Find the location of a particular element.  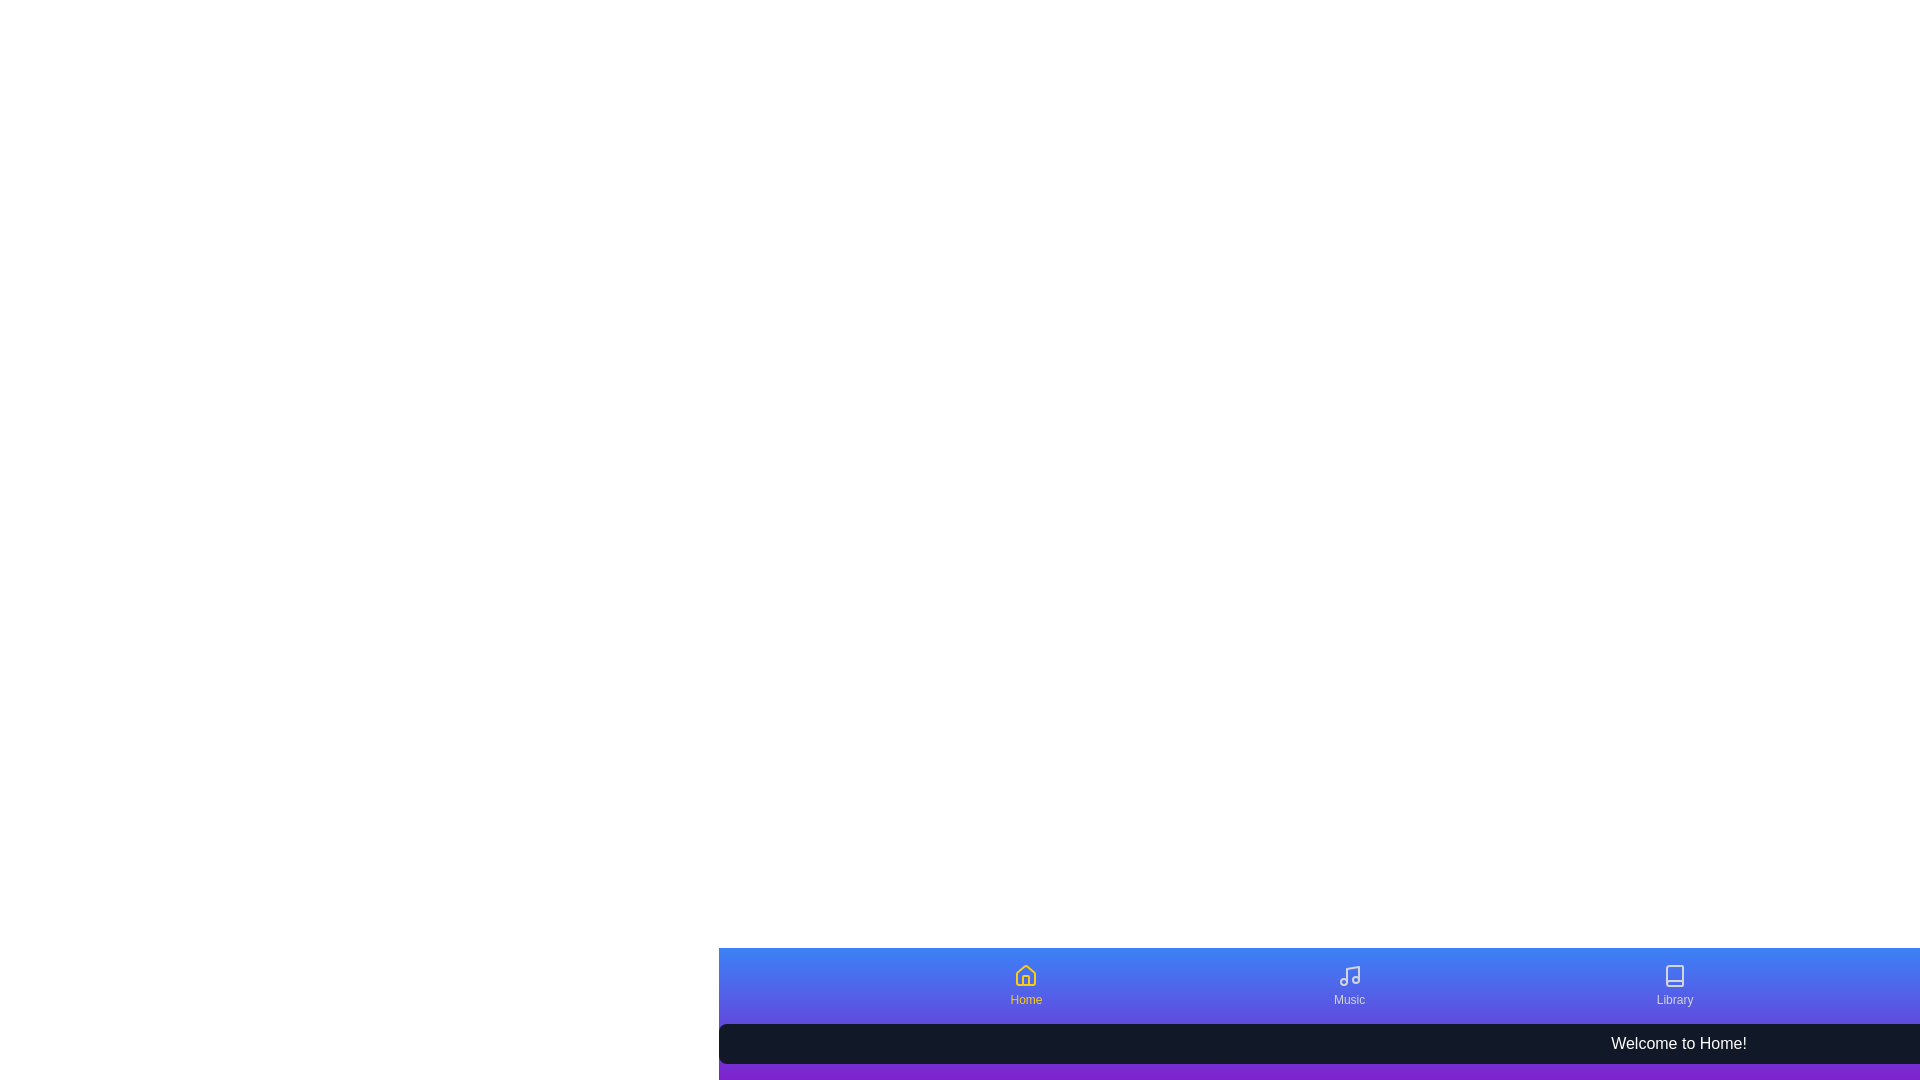

the Home tab to activate it is located at coordinates (1026, 985).